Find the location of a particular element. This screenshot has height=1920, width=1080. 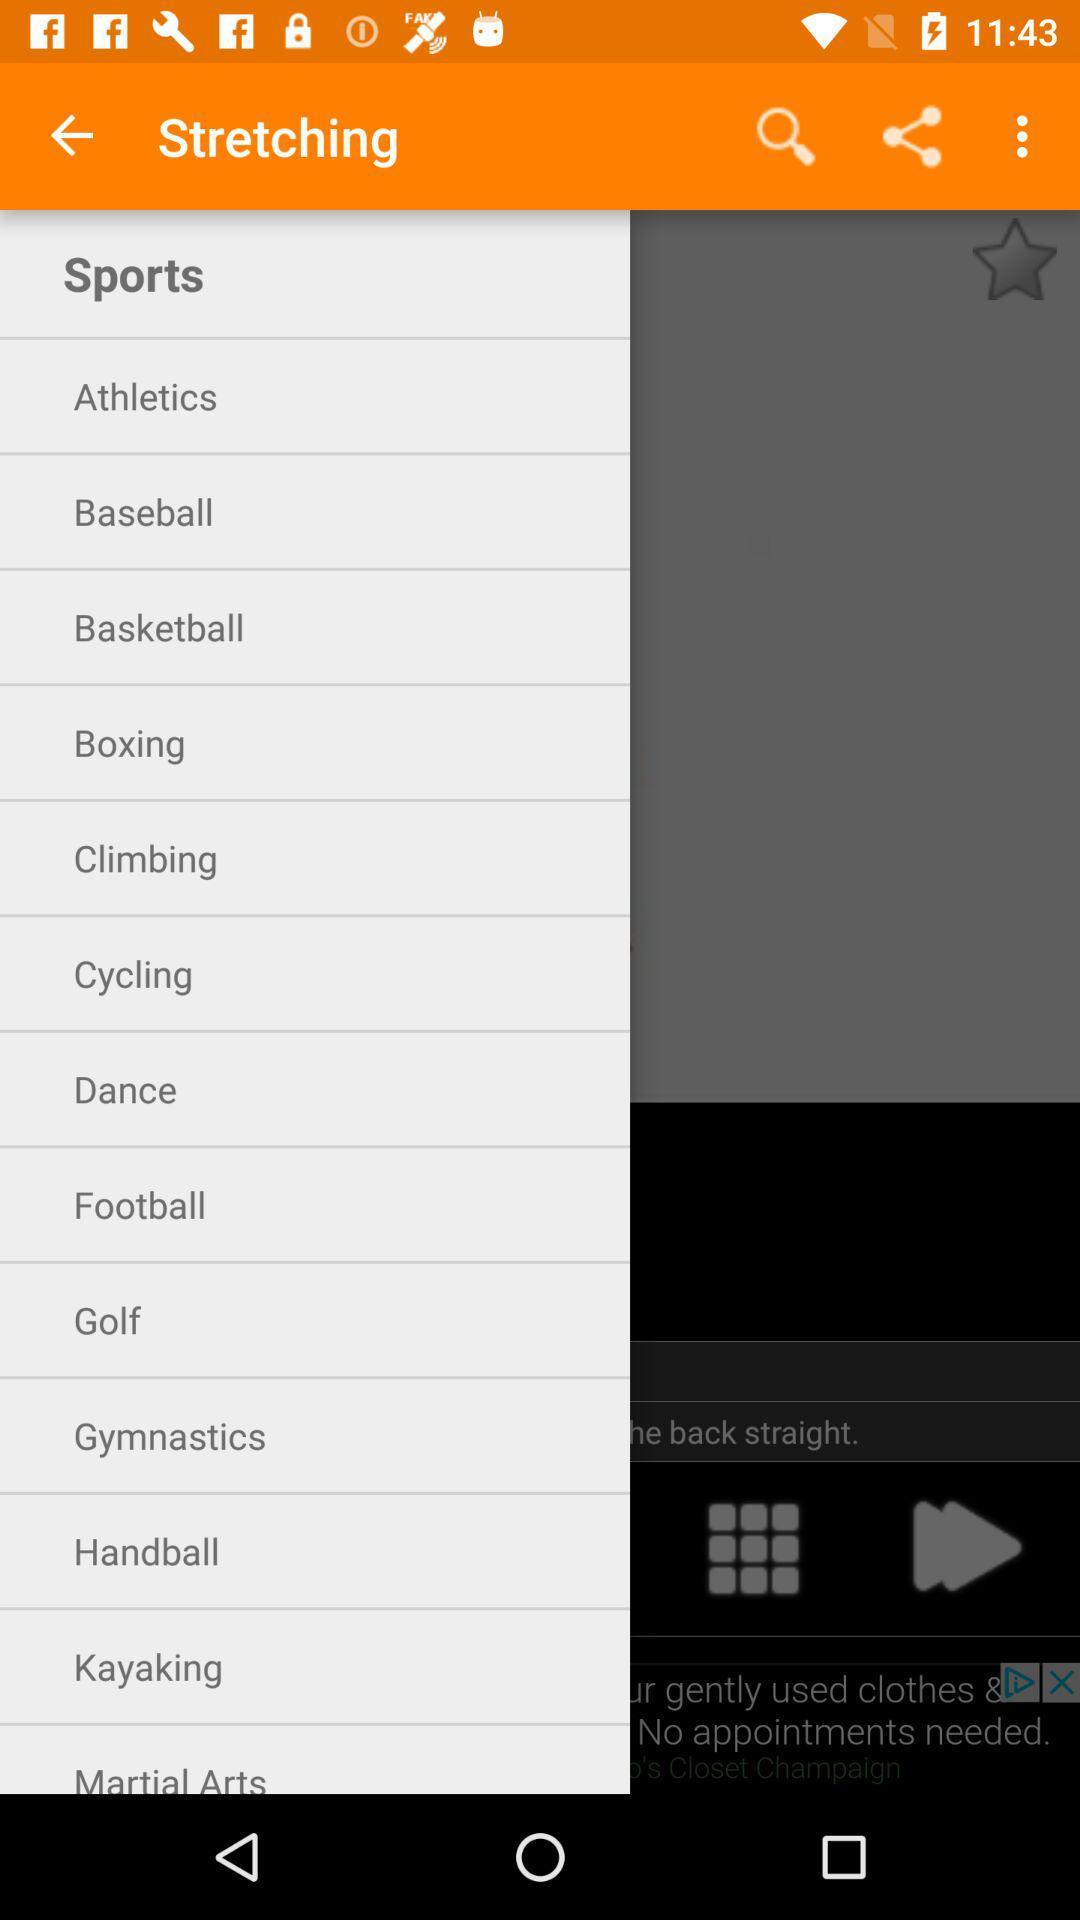

menu button is located at coordinates (753, 1547).